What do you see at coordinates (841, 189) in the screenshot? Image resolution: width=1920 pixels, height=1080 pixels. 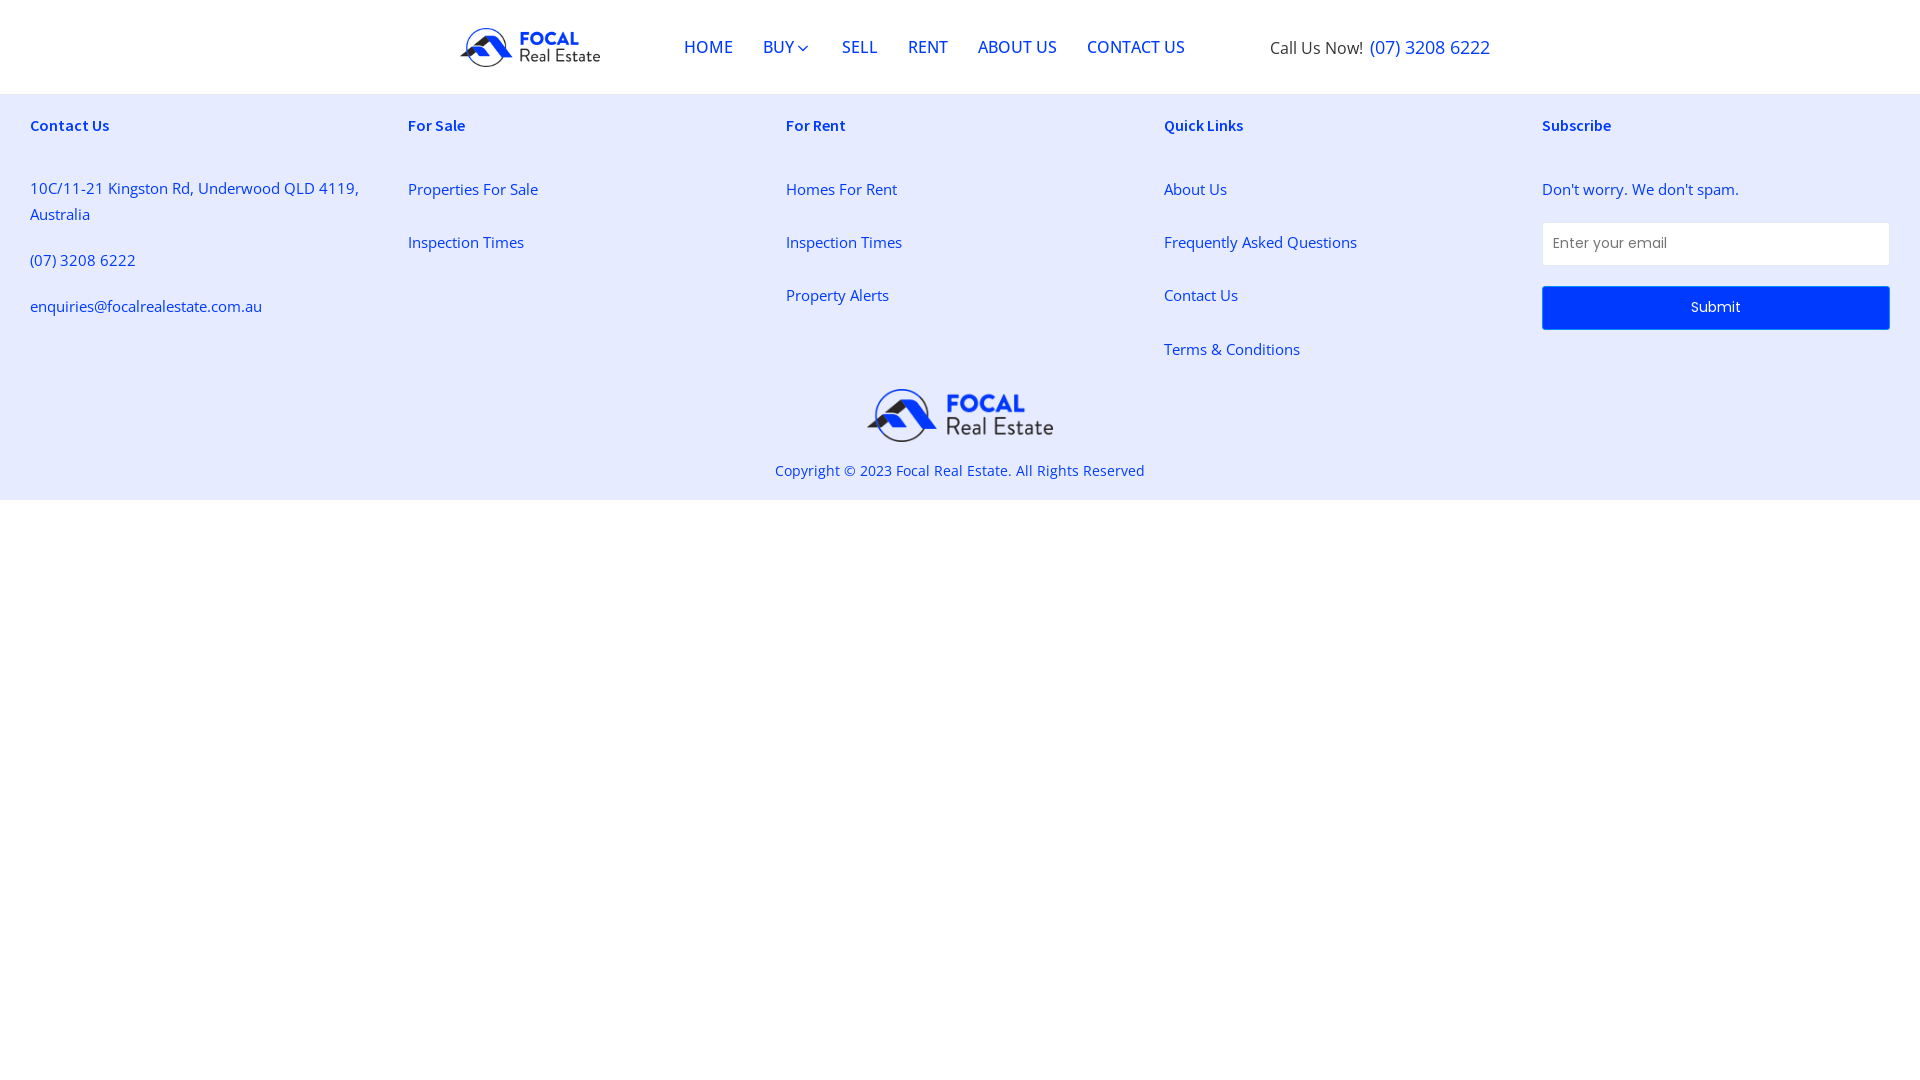 I see `'Homes For Rent'` at bounding box center [841, 189].